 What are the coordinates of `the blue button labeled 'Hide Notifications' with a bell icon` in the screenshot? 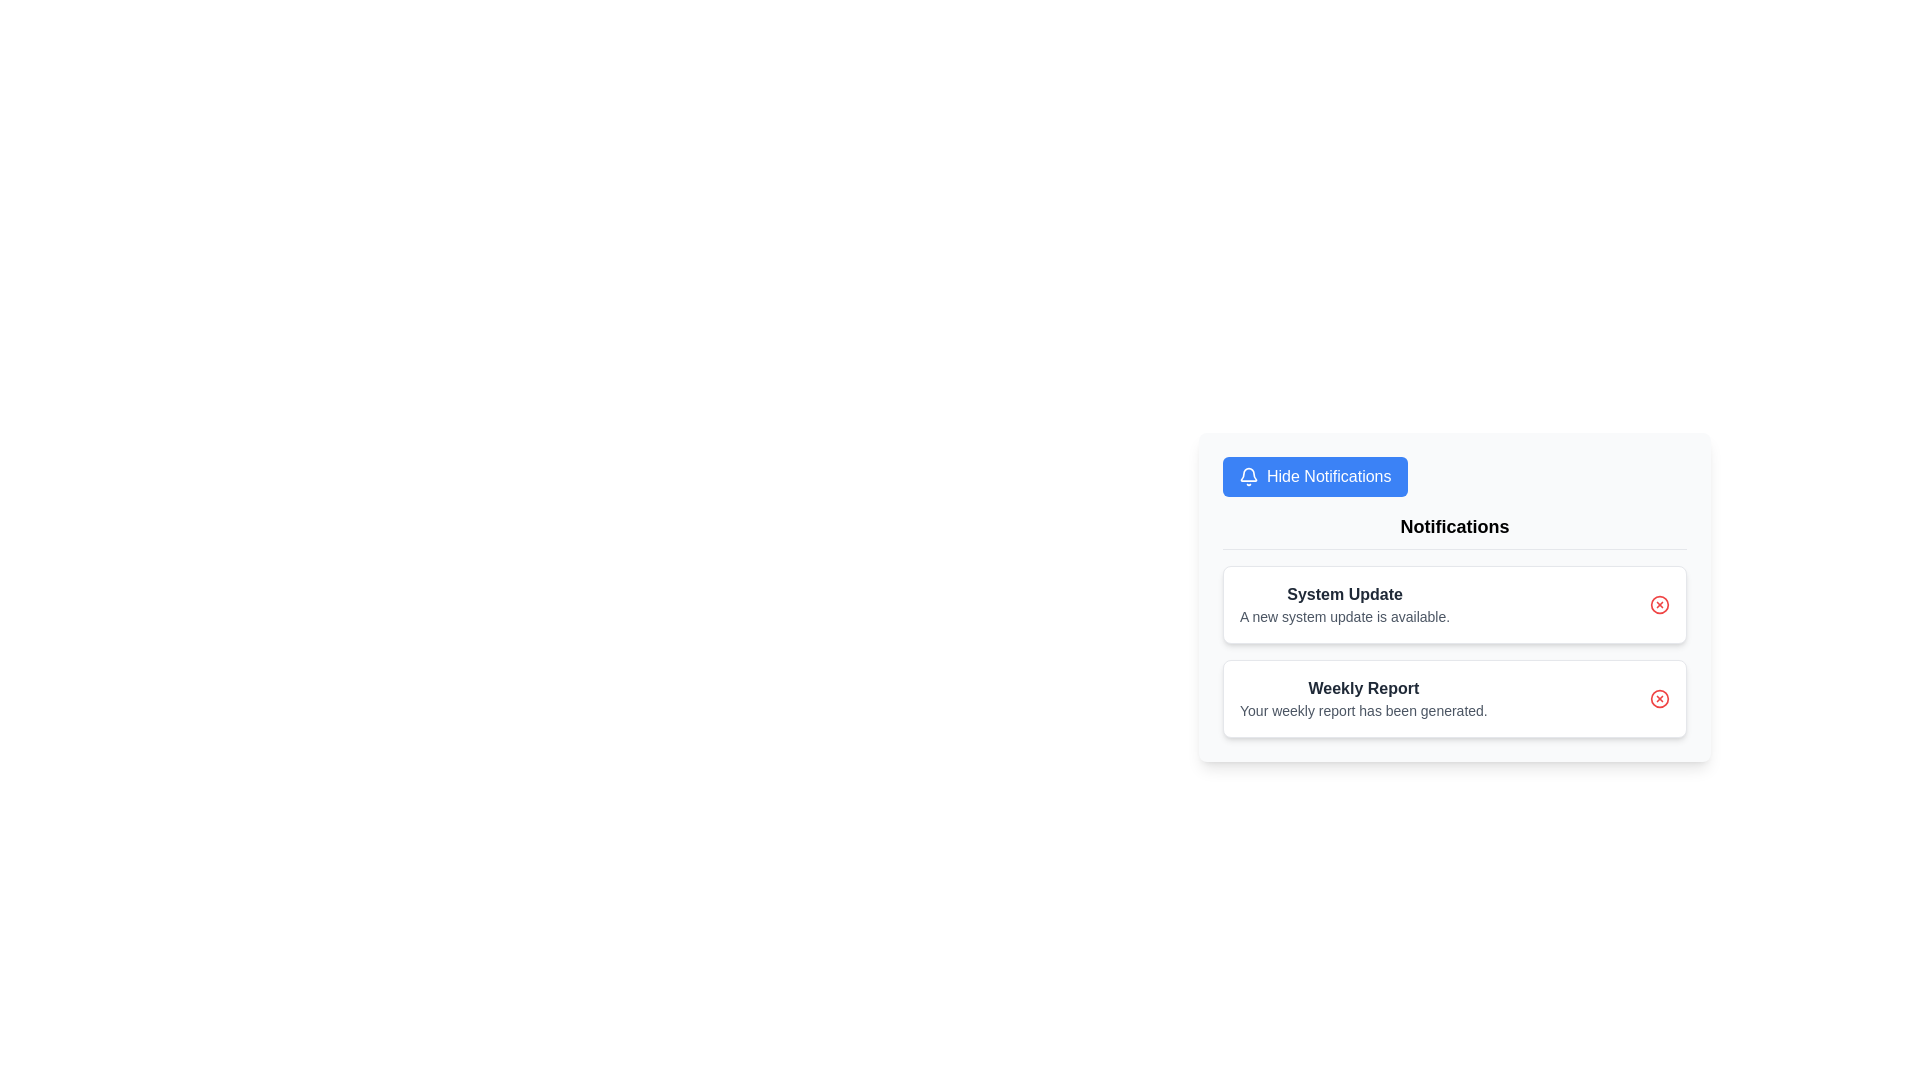 It's located at (1315, 477).